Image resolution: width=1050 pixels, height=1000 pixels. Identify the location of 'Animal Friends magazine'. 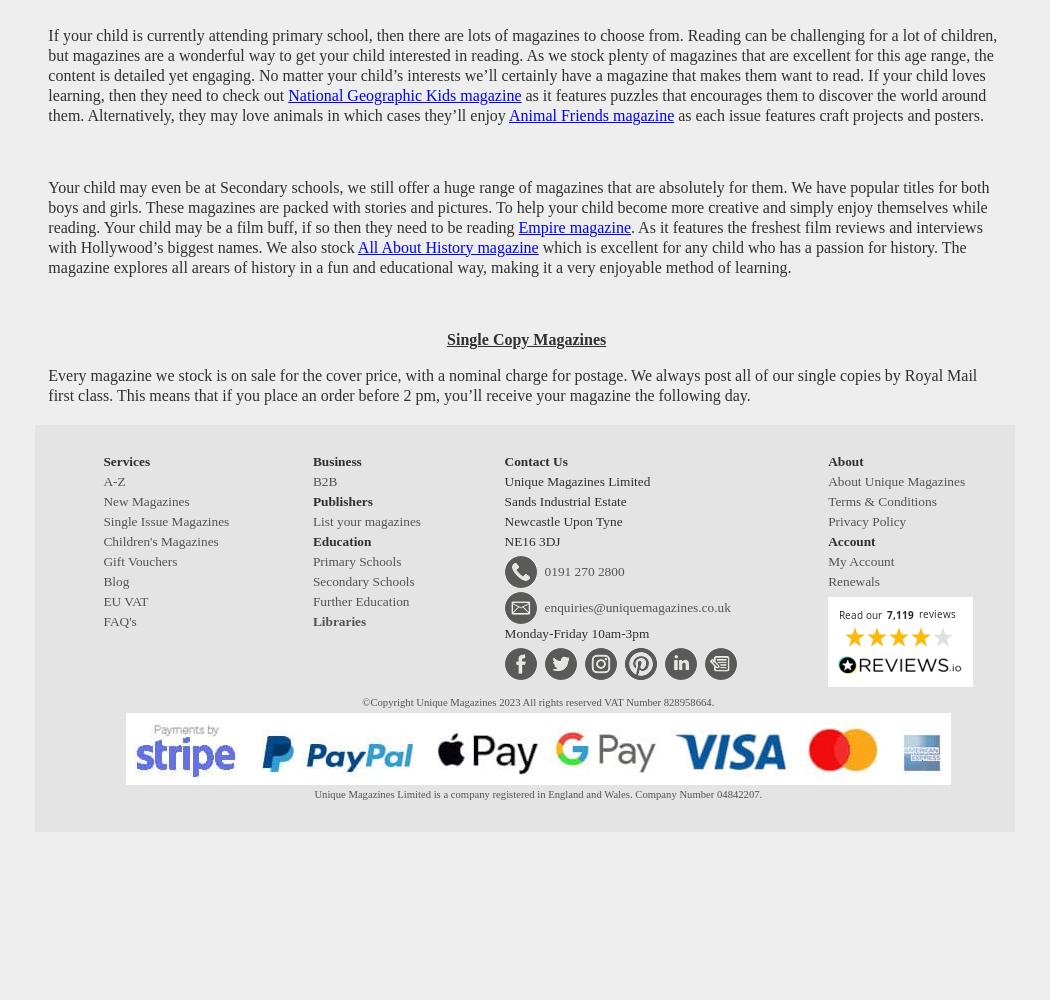
(590, 113).